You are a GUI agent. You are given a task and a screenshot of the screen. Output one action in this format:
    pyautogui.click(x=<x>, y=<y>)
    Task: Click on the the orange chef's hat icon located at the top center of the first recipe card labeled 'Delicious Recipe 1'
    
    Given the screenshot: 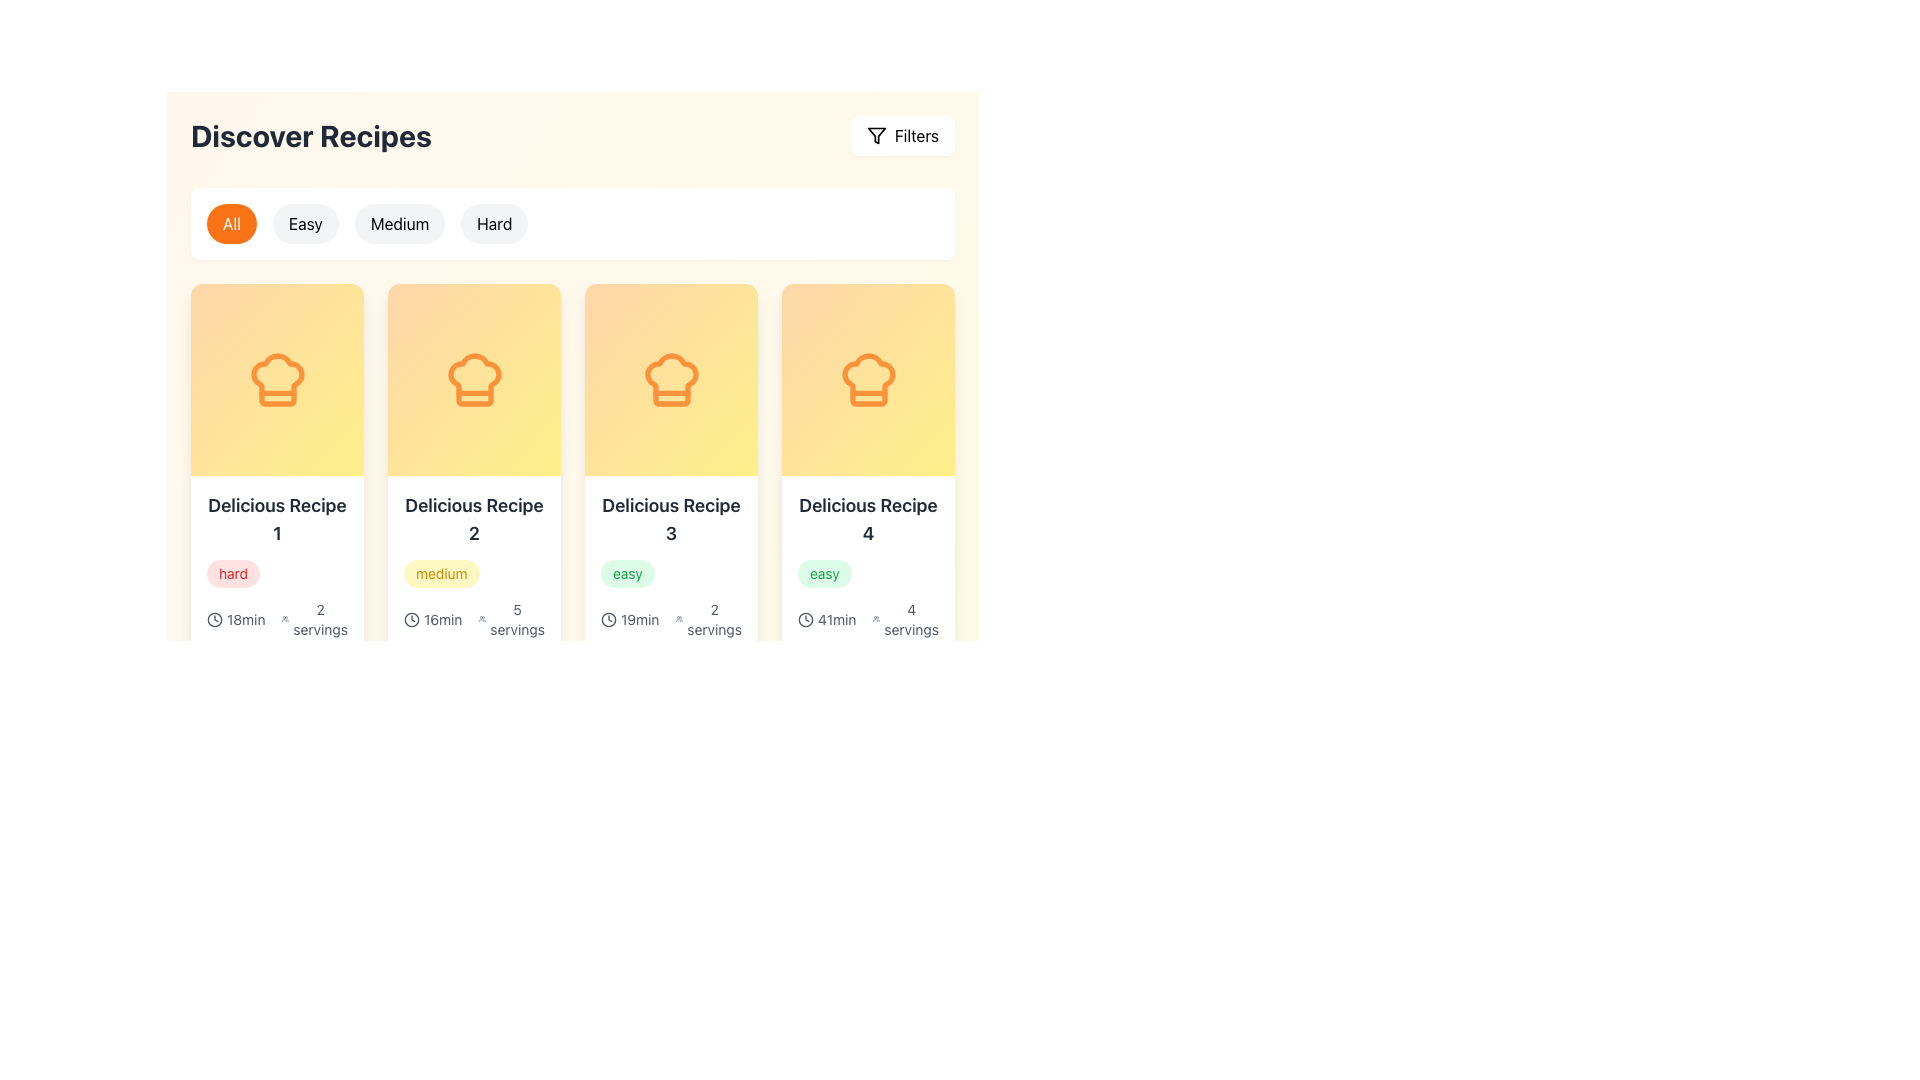 What is the action you would take?
    pyautogui.click(x=276, y=379)
    